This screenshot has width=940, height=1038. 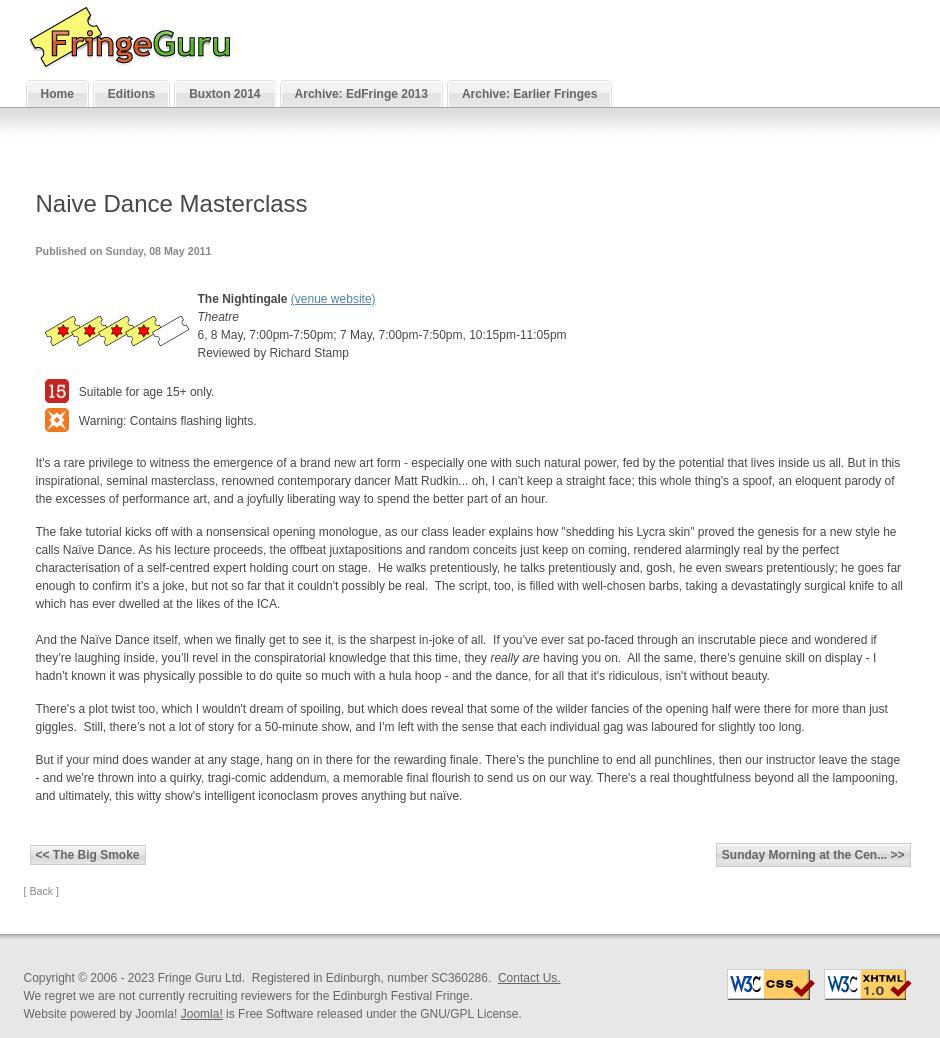 I want to click on 'Naive Dance Masterclass', so click(x=170, y=202).